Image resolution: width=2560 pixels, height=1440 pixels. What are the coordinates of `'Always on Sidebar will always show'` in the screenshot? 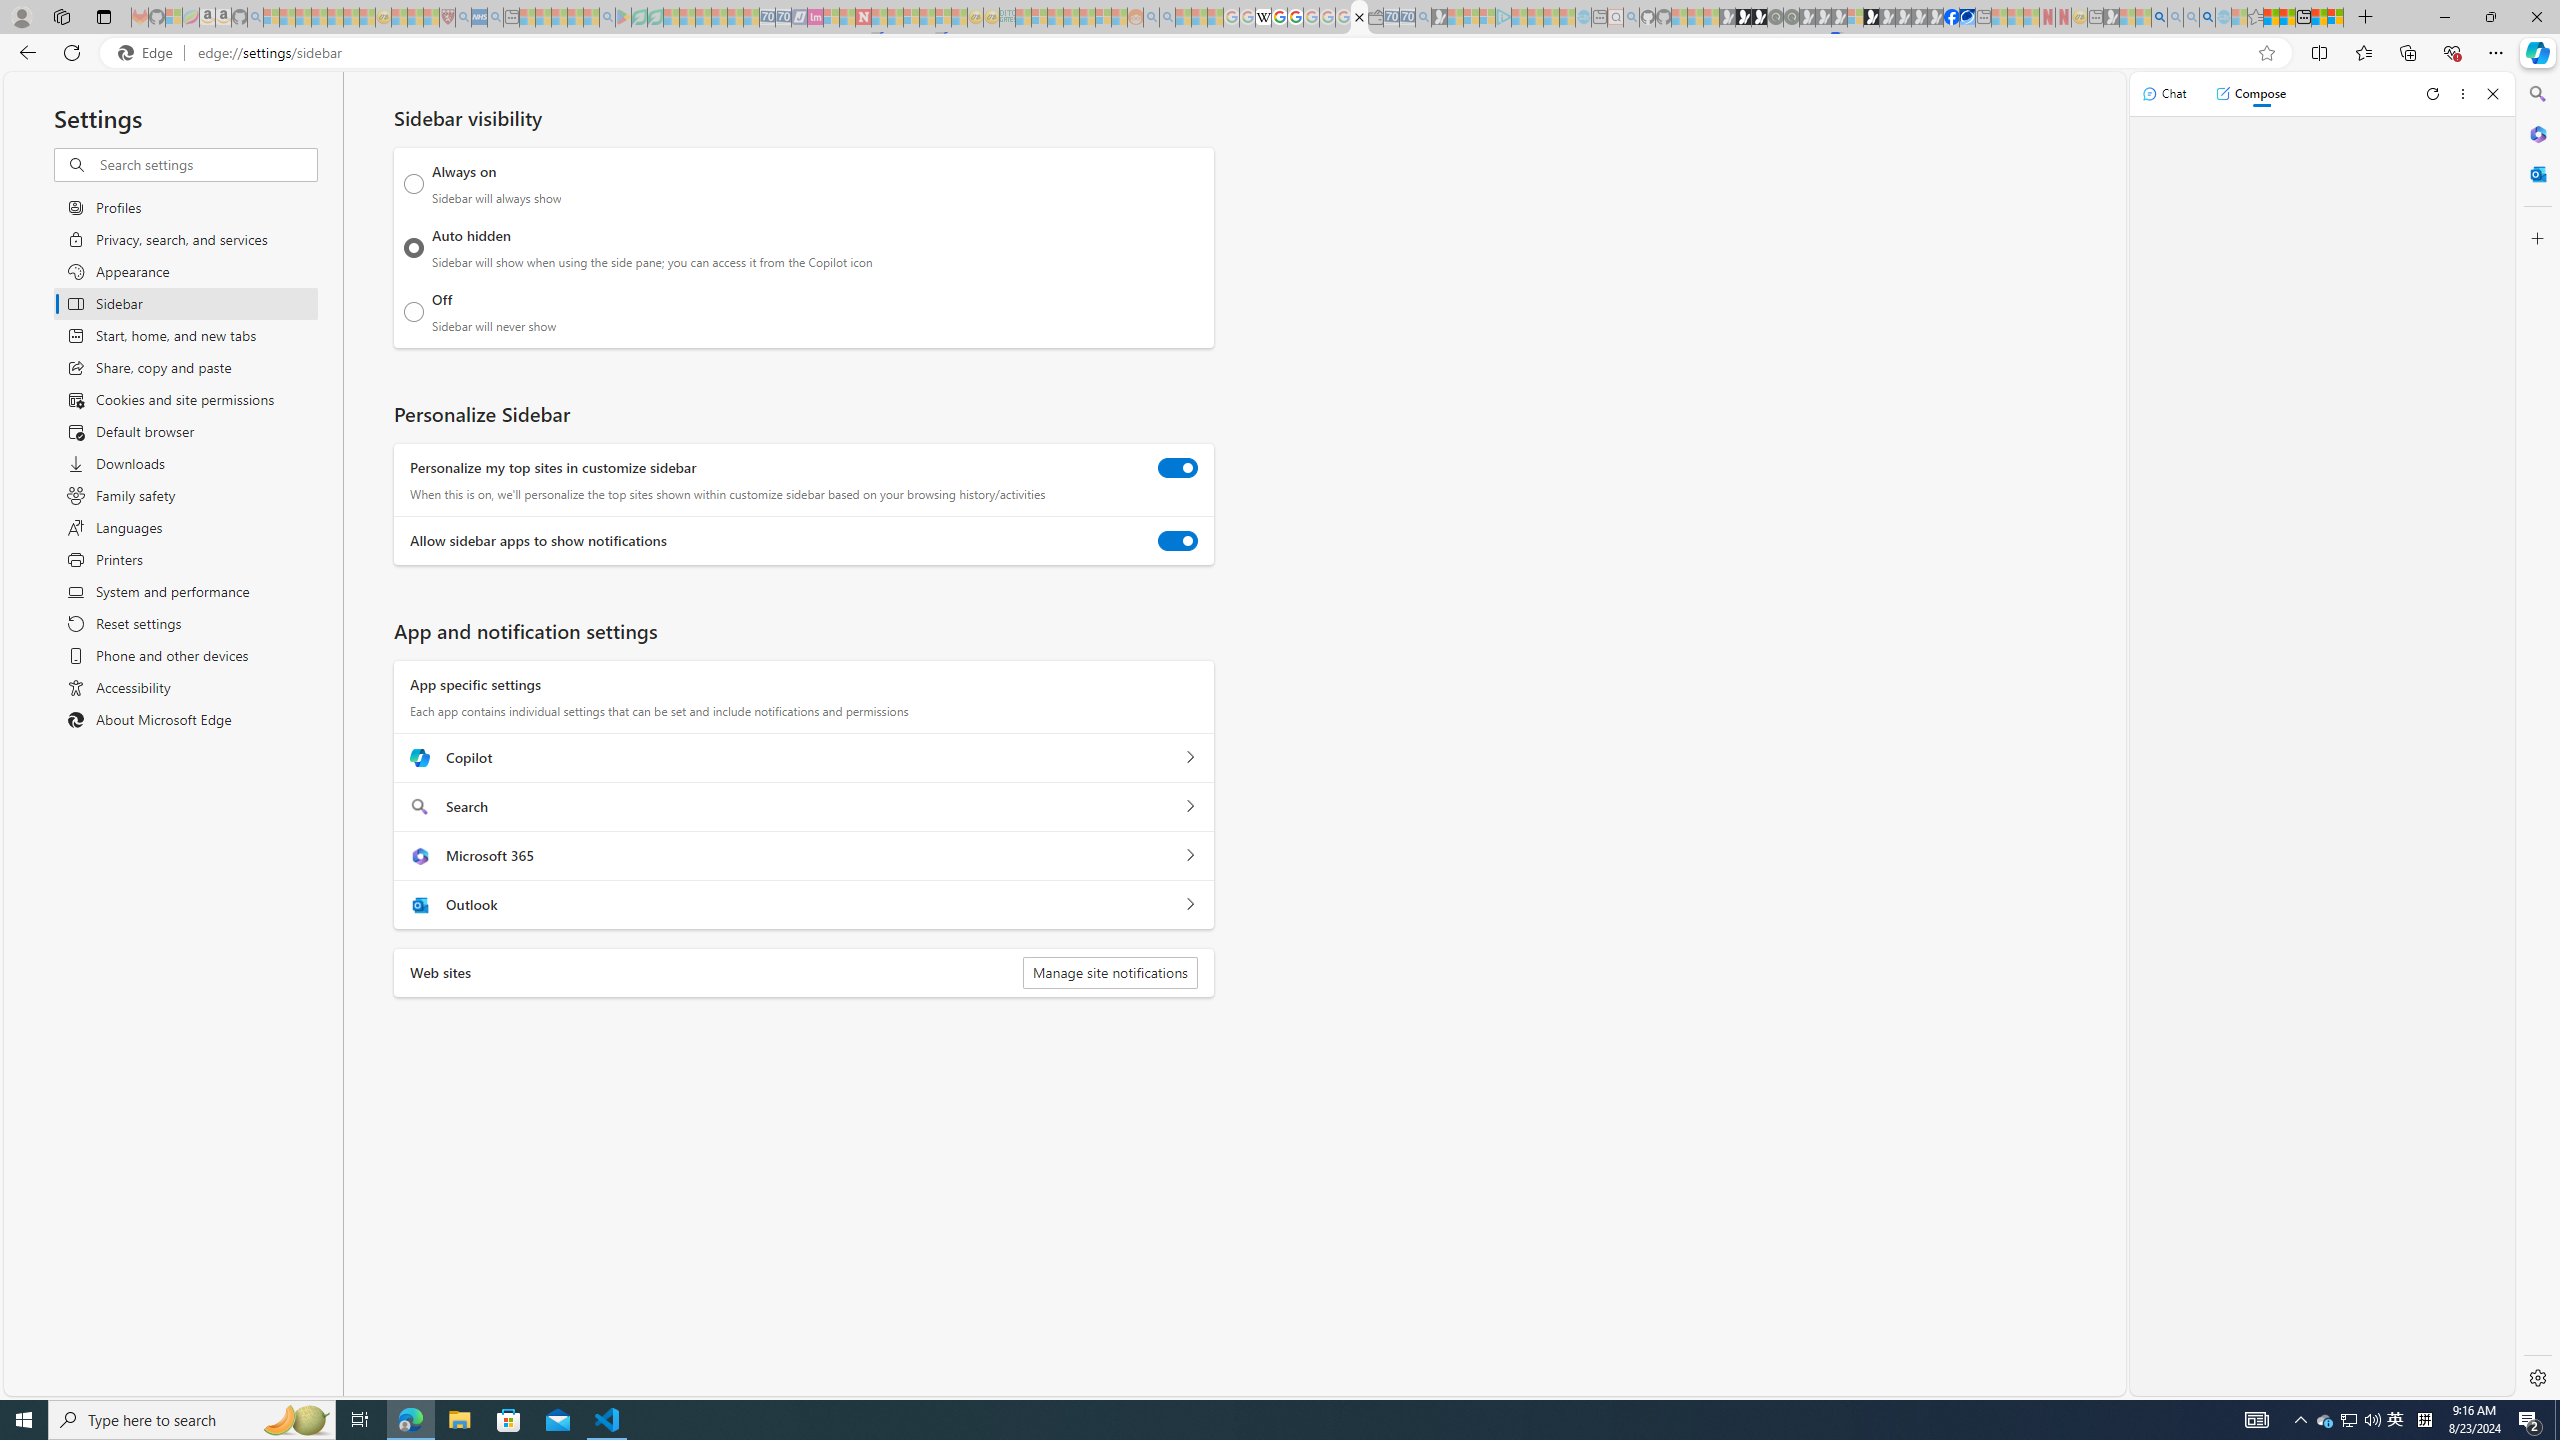 It's located at (413, 183).